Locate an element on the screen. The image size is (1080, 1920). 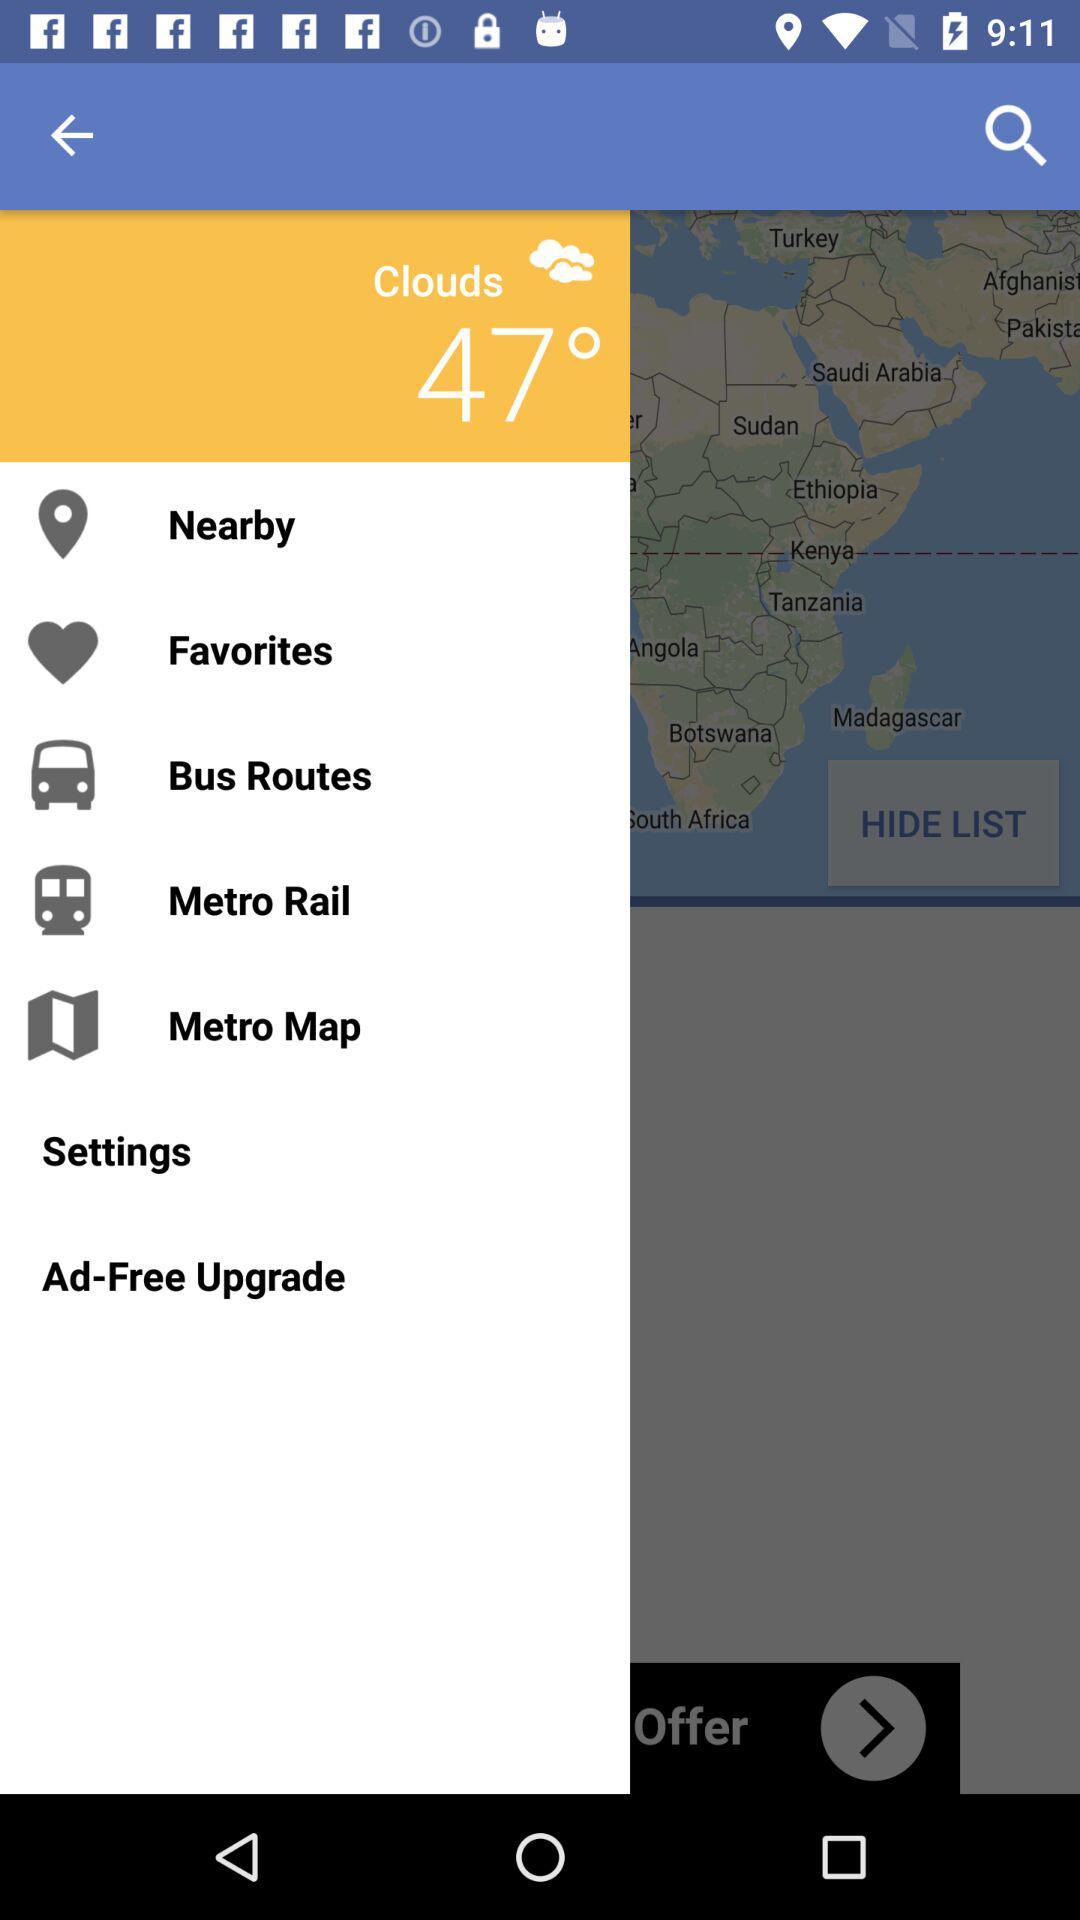
the favorites is located at coordinates (378, 649).